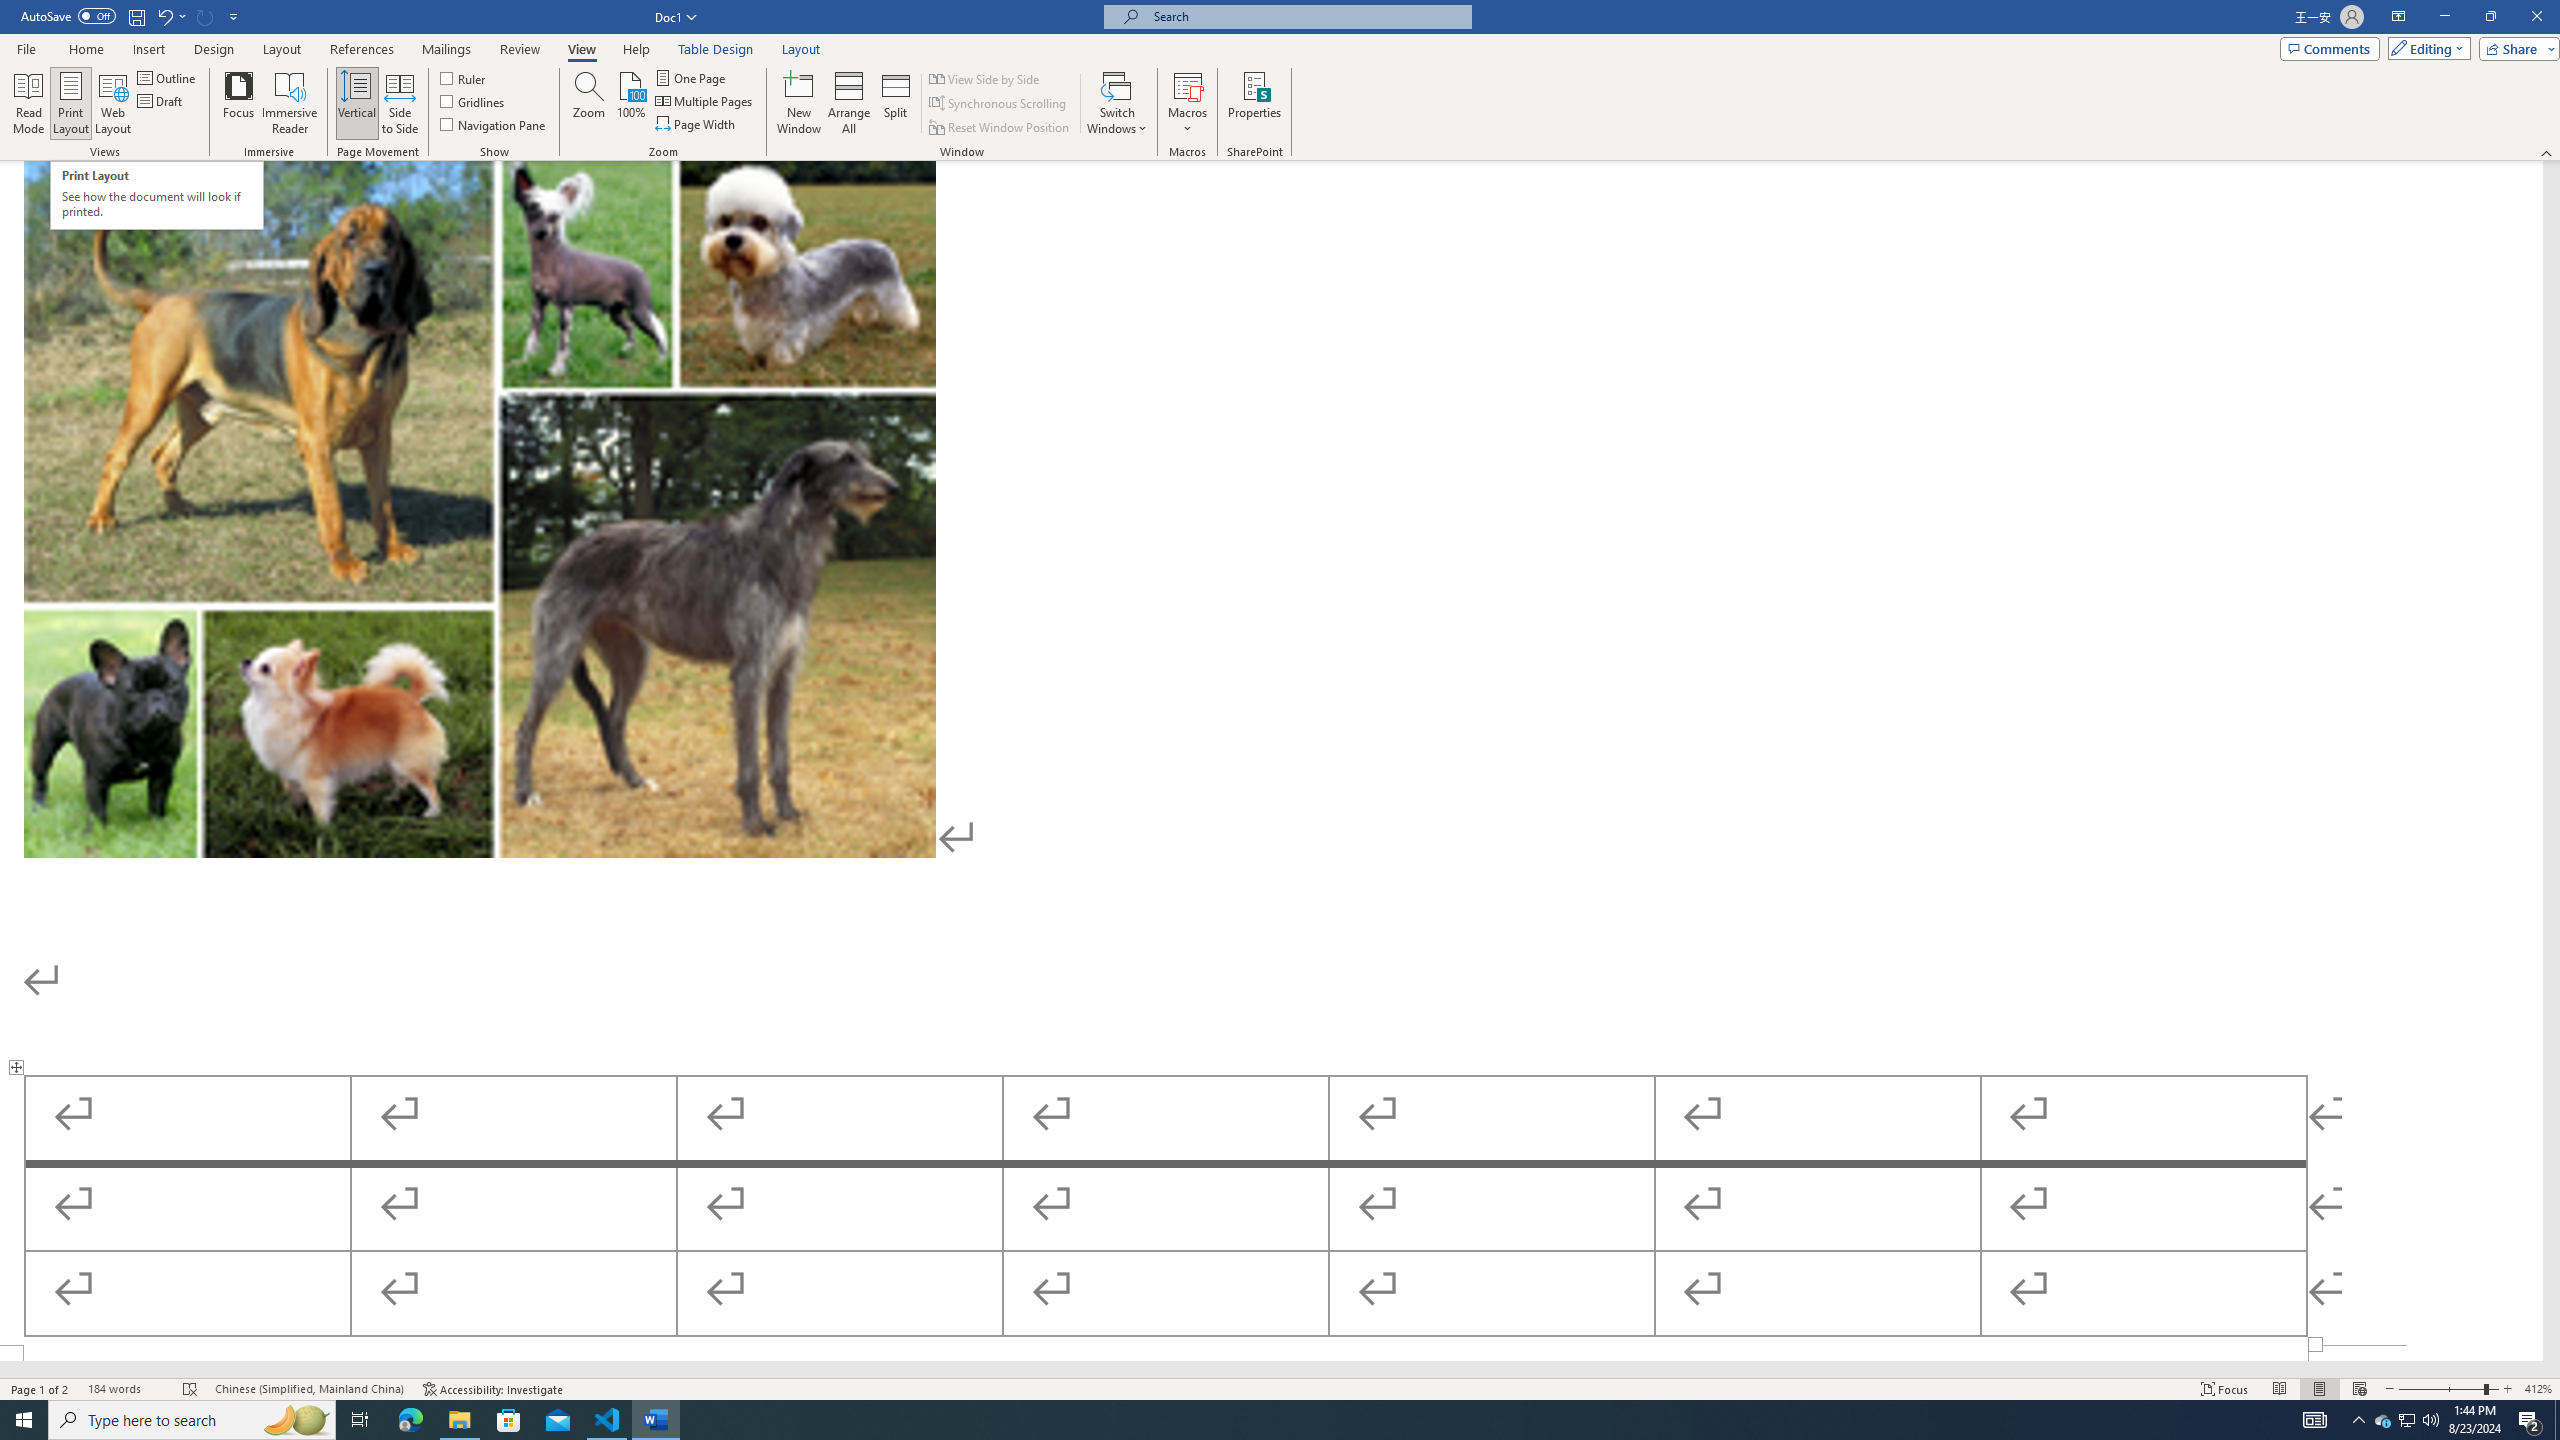 This screenshot has width=2560, height=1440. I want to click on 'Multiple Pages', so click(705, 99).